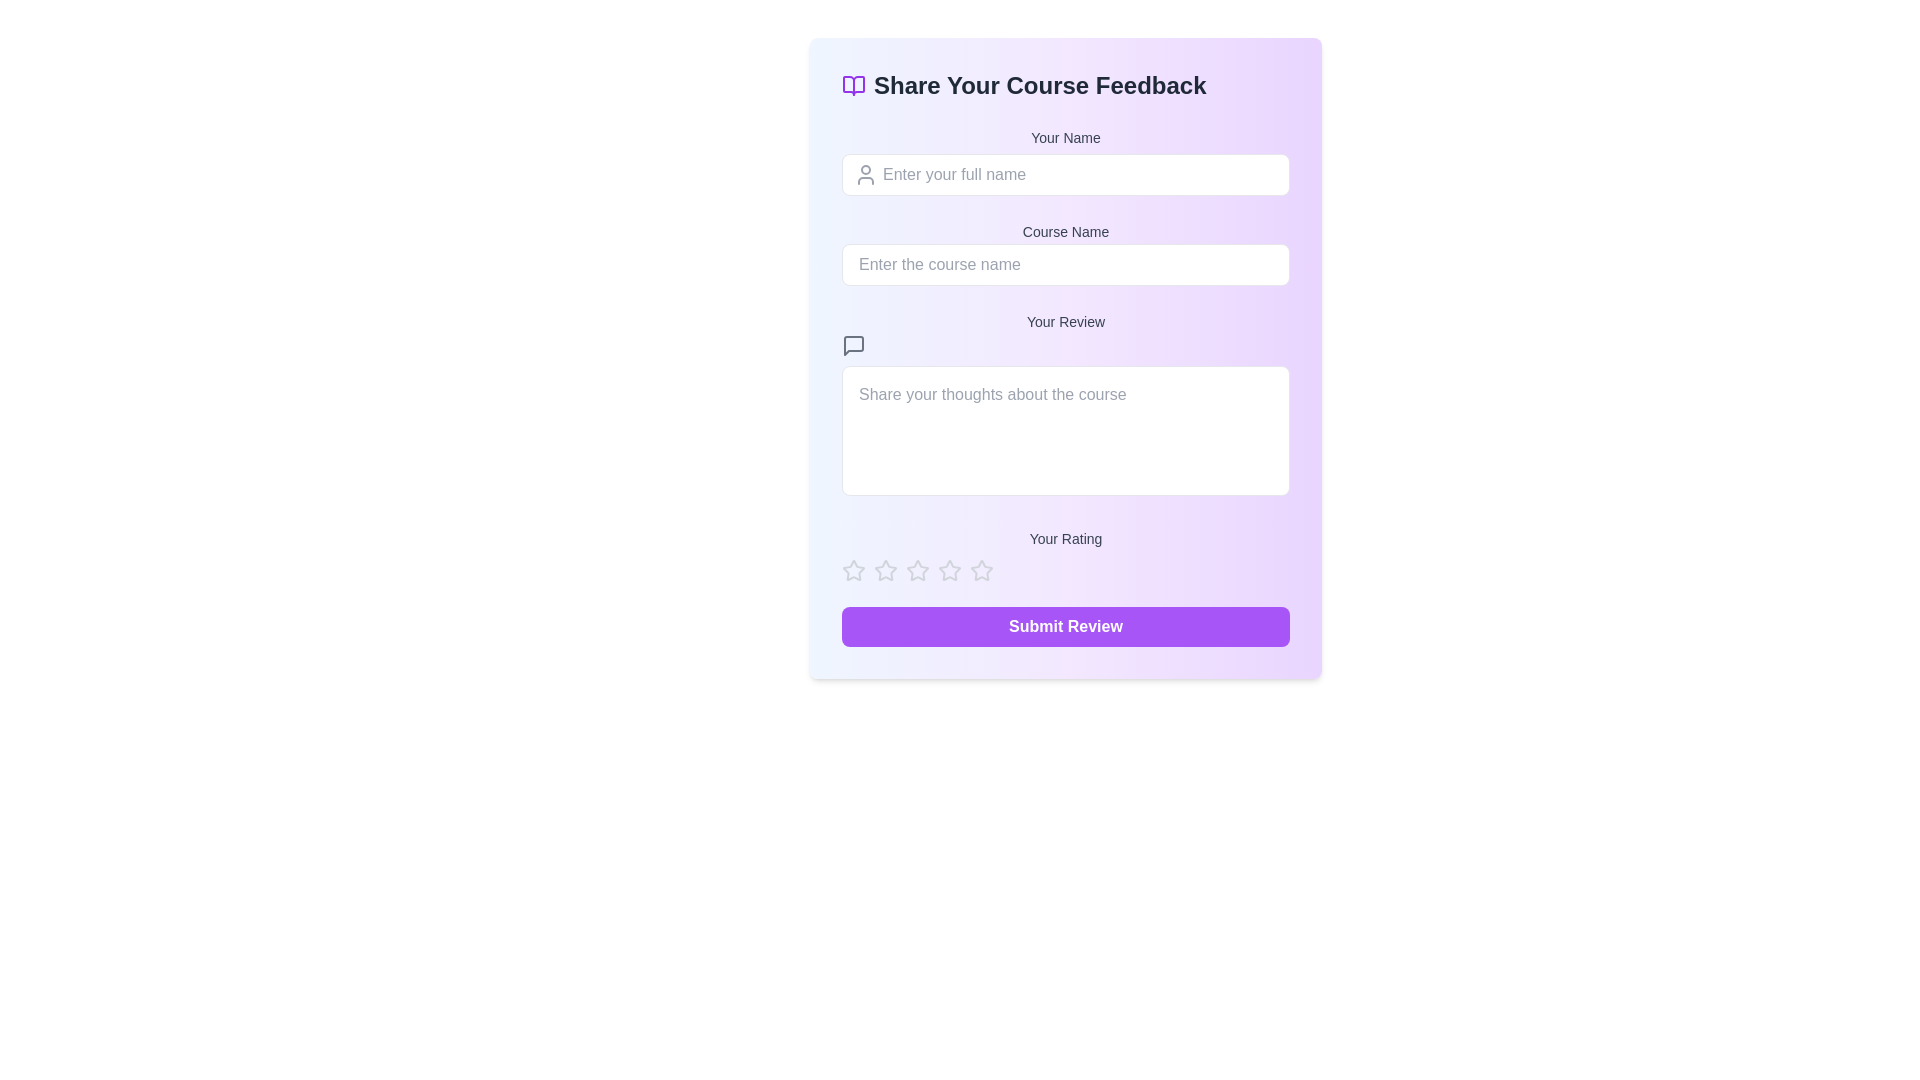  What do you see at coordinates (854, 84) in the screenshot?
I see `the decorative icon located at the top-left corner of the 'Share Your Course Feedback' dialog box, positioned just to the left of the title text` at bounding box center [854, 84].